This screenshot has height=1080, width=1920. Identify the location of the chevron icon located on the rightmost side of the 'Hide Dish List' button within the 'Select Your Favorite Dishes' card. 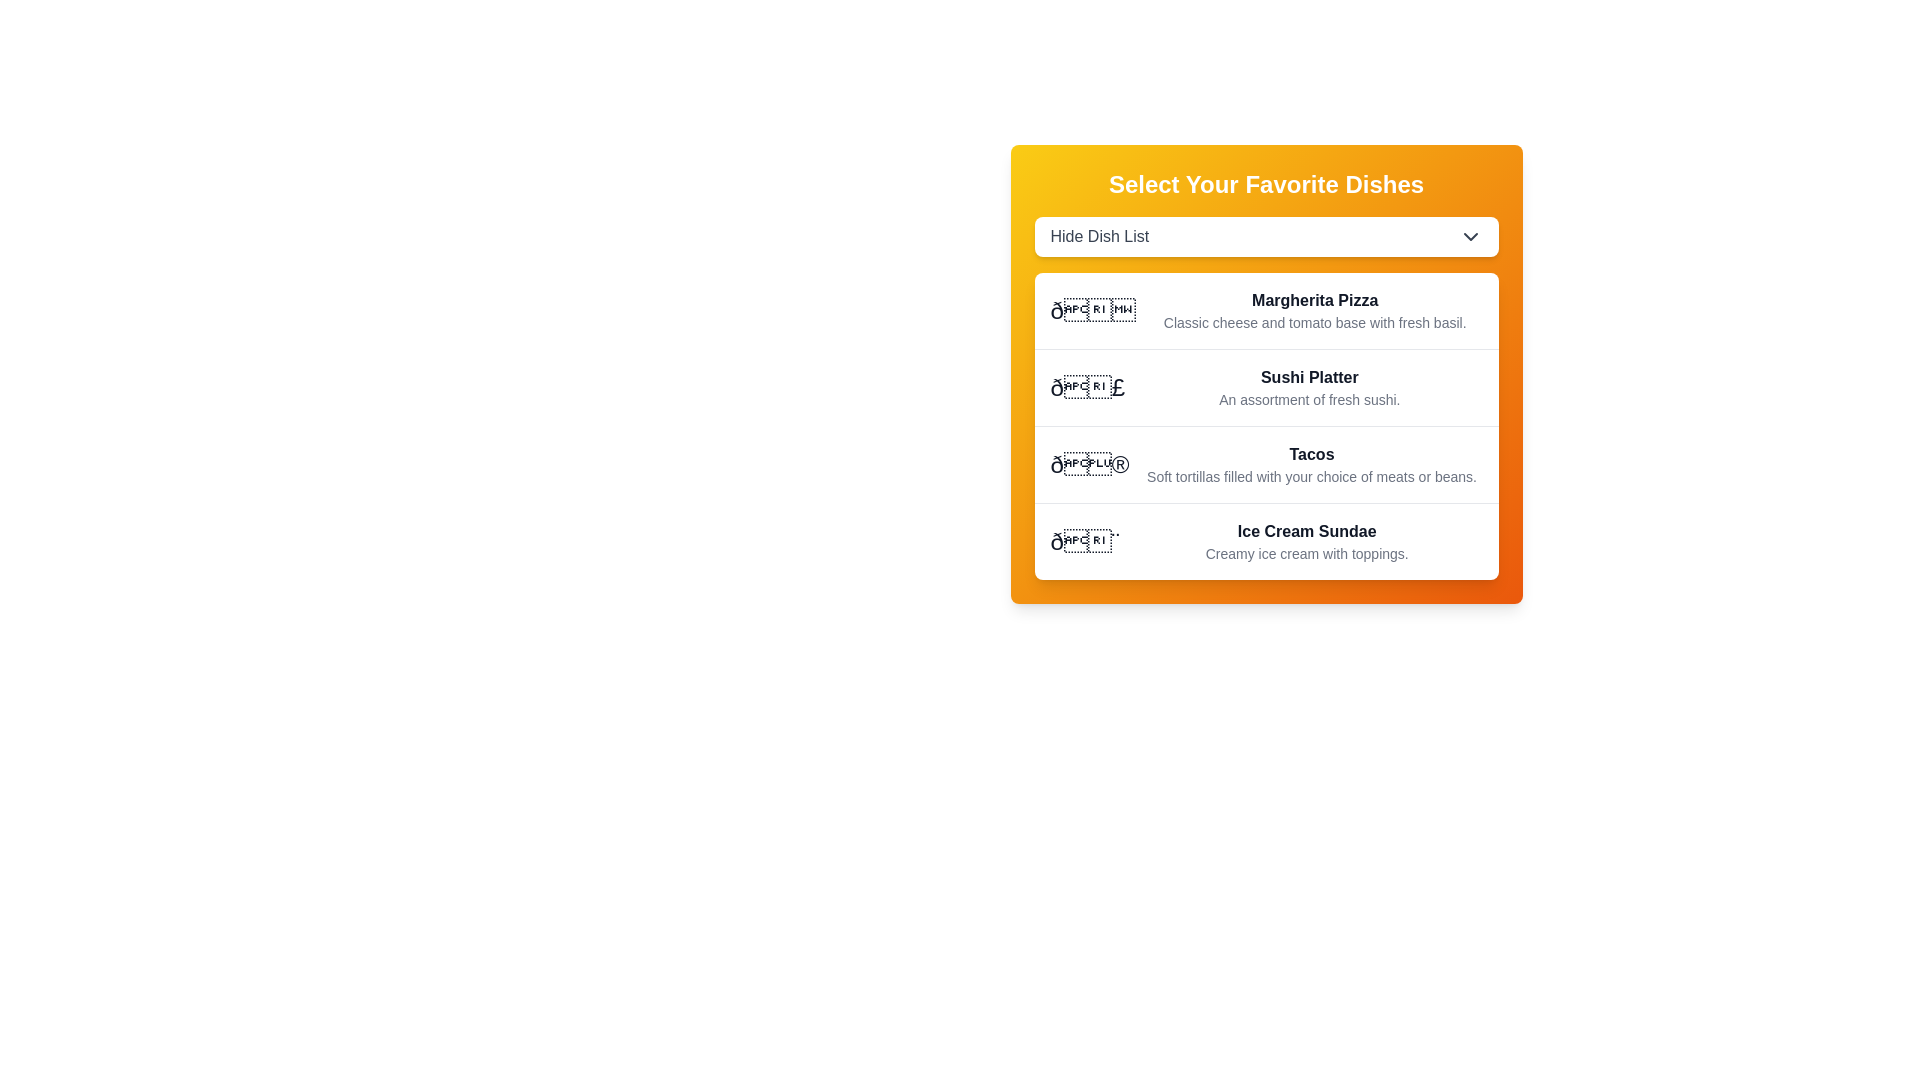
(1470, 235).